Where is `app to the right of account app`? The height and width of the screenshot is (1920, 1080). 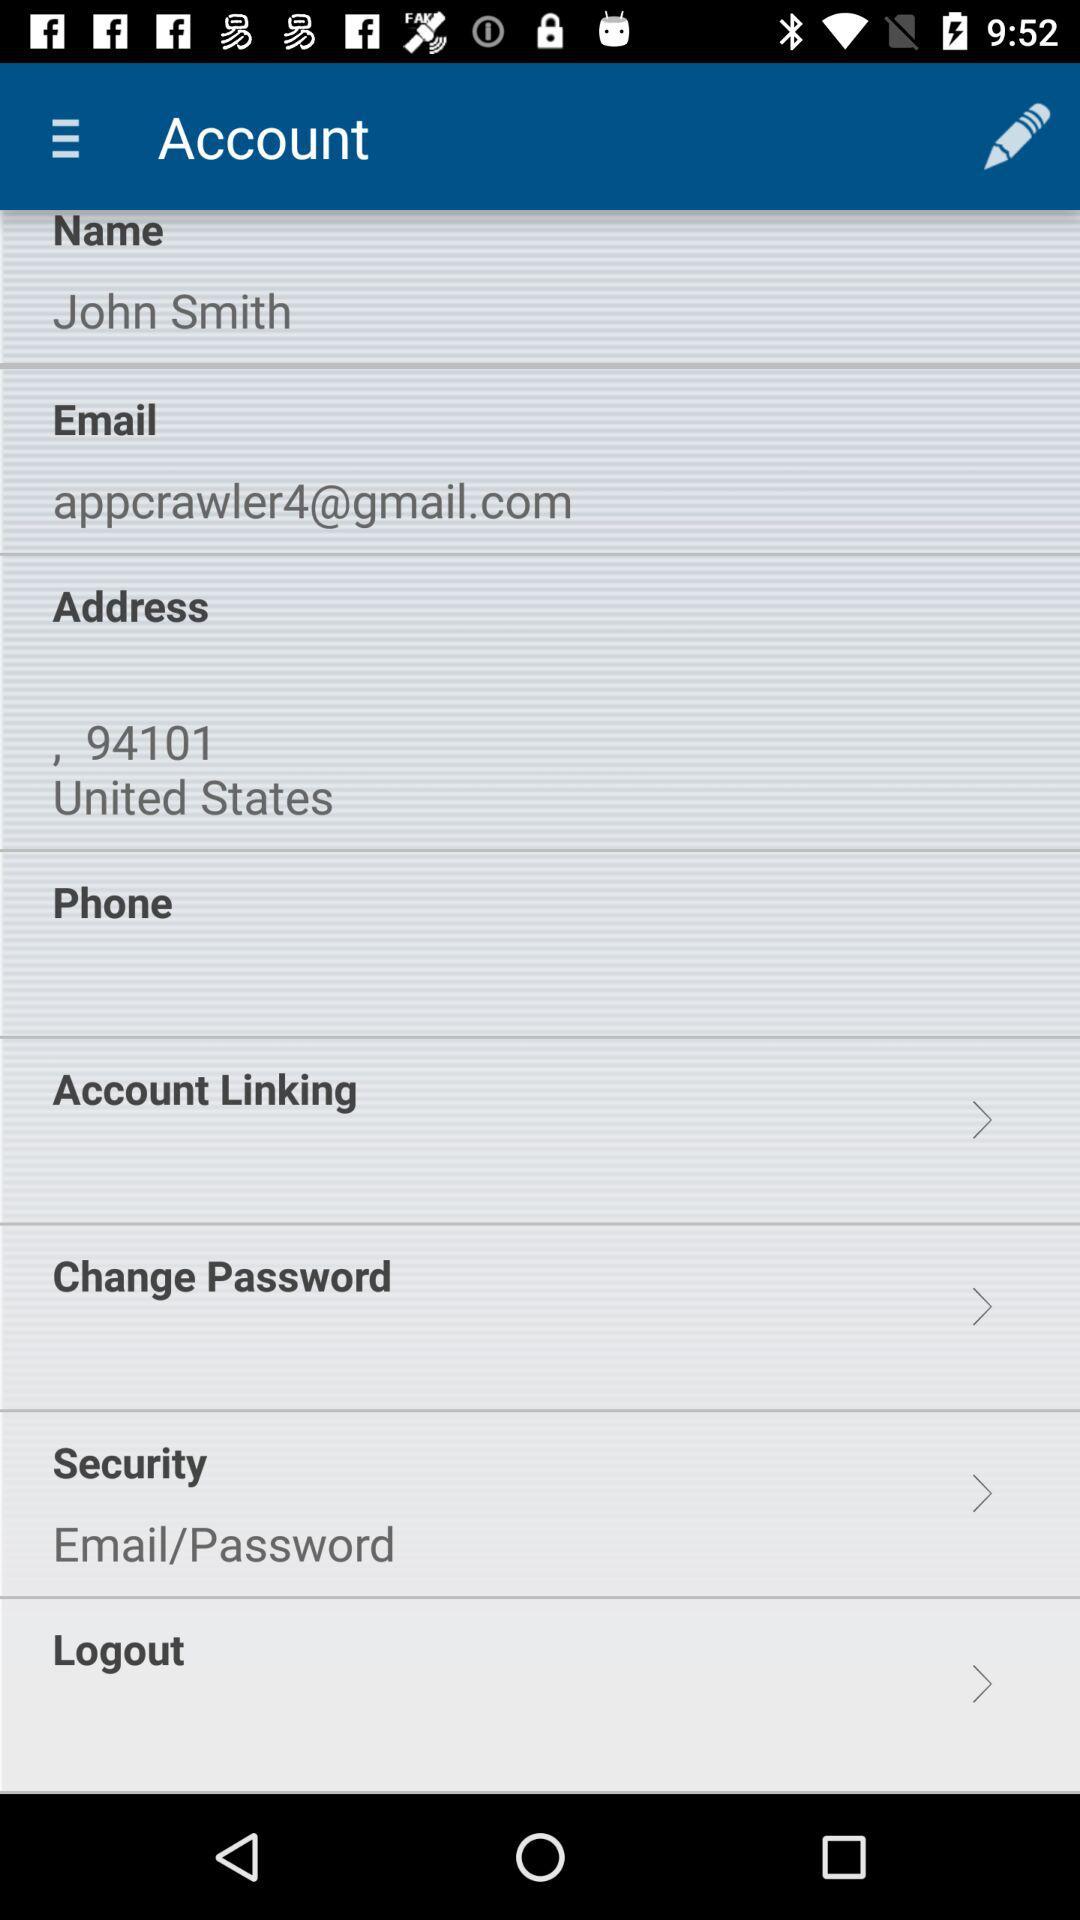
app to the right of account app is located at coordinates (1017, 135).